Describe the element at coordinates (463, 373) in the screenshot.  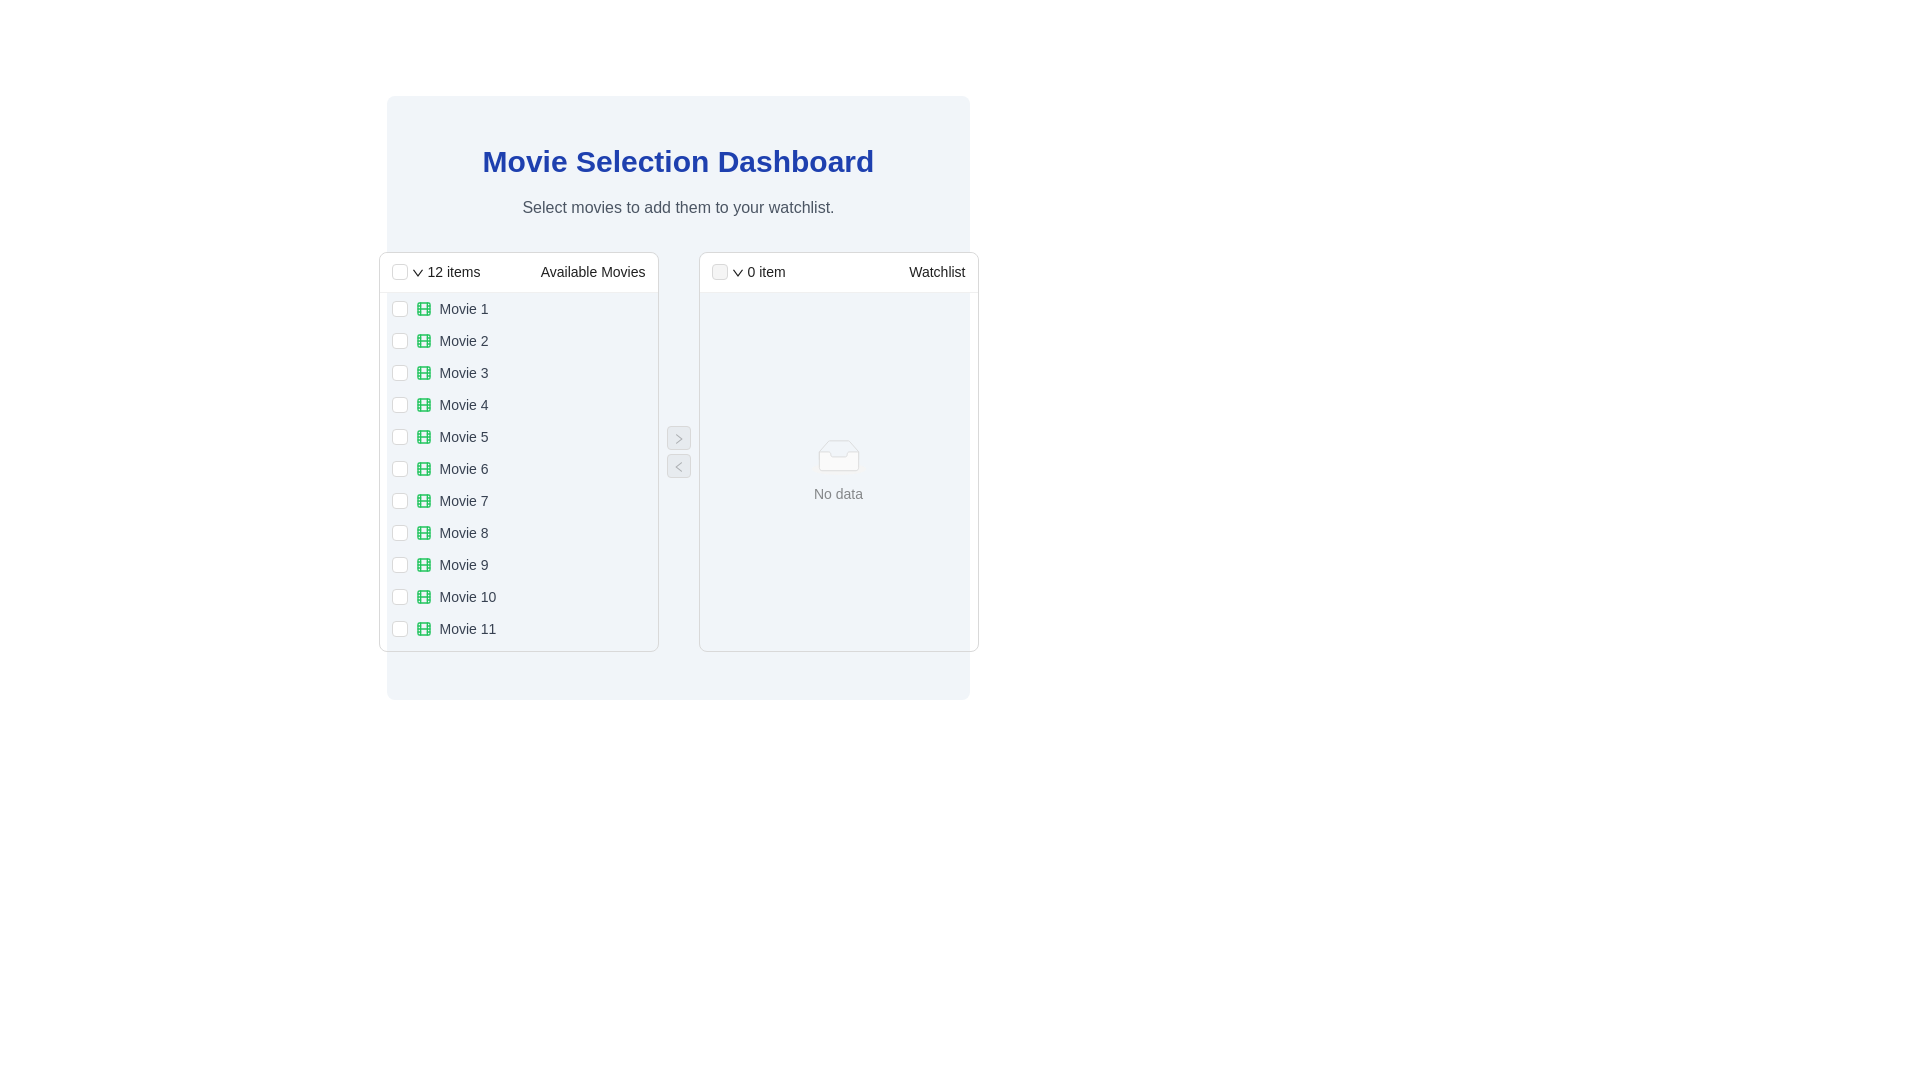
I see `the text label indicating the name of the third movie in the 'Available Movies' list` at that location.